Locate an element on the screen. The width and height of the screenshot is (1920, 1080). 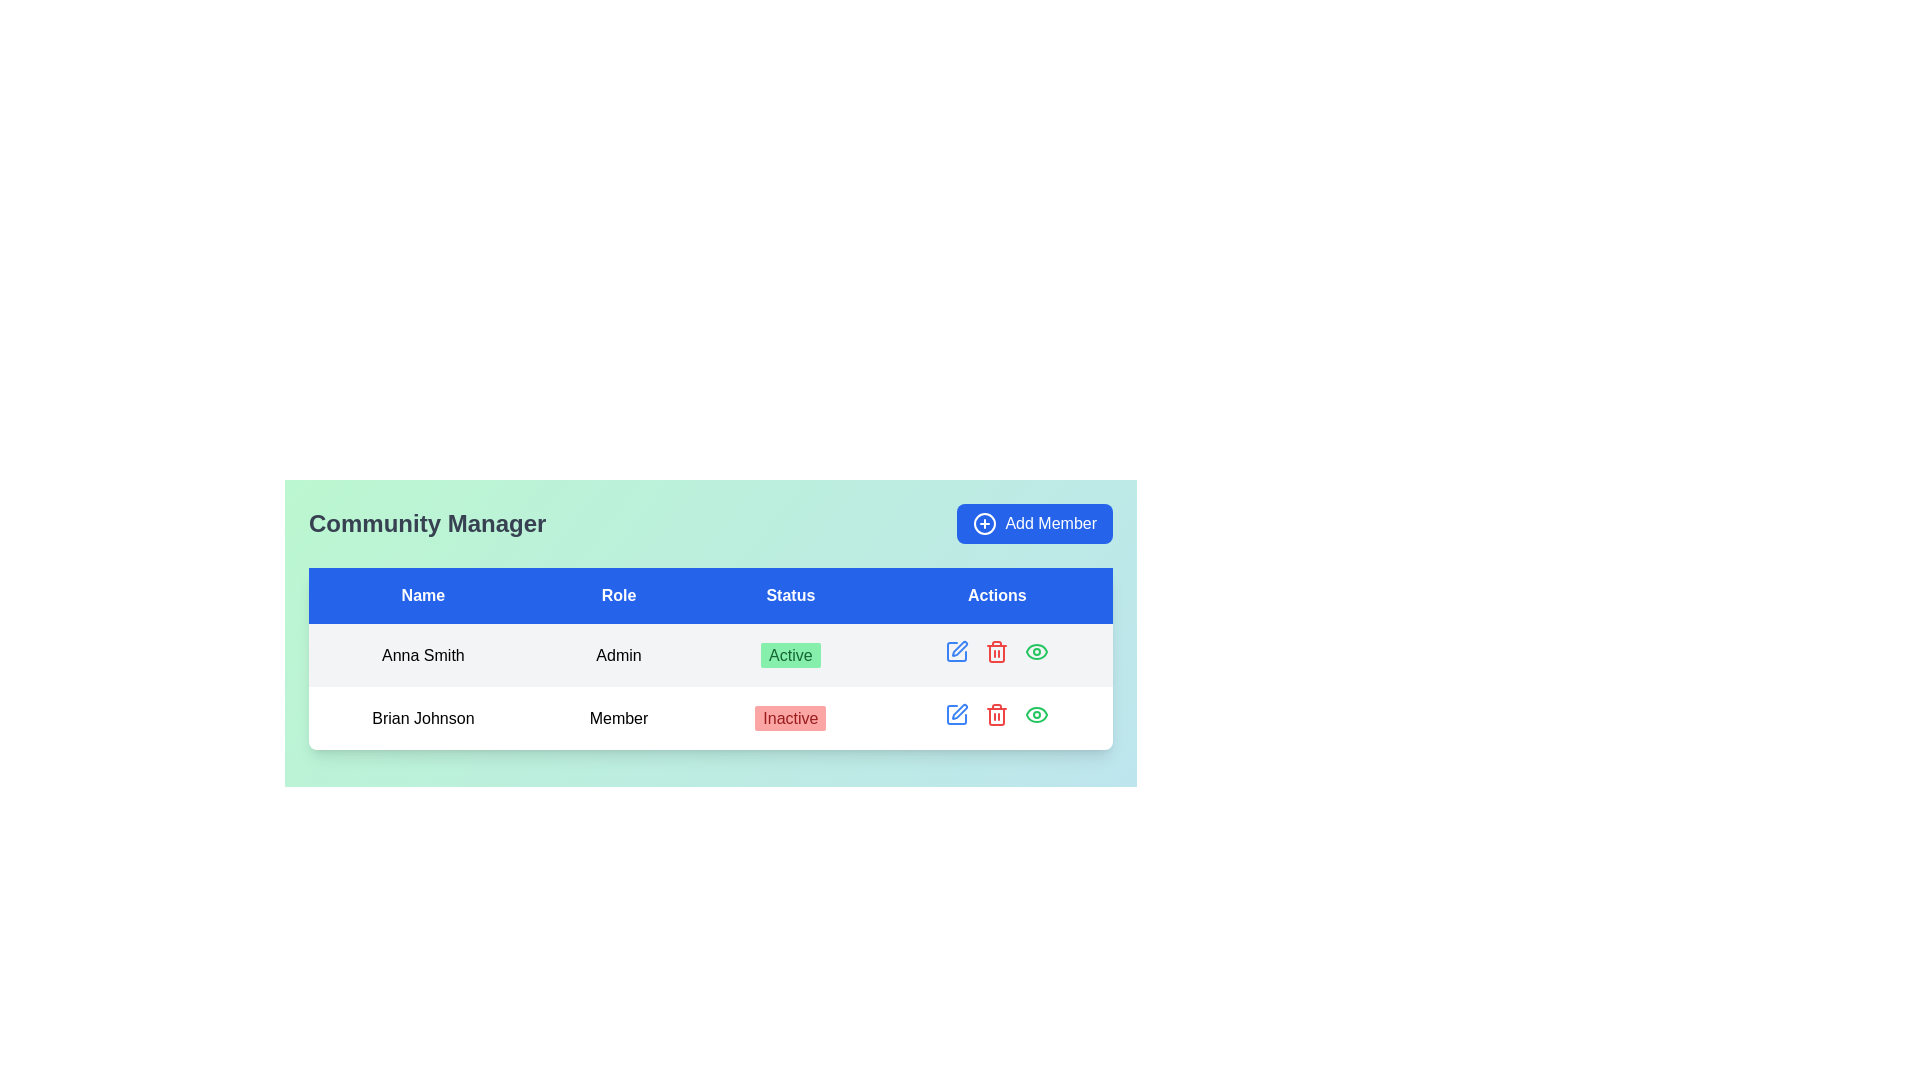
the 'Status' column header label, which is the third header in the table indicating user statuses, located between 'Role' and 'Actions' is located at coordinates (789, 595).